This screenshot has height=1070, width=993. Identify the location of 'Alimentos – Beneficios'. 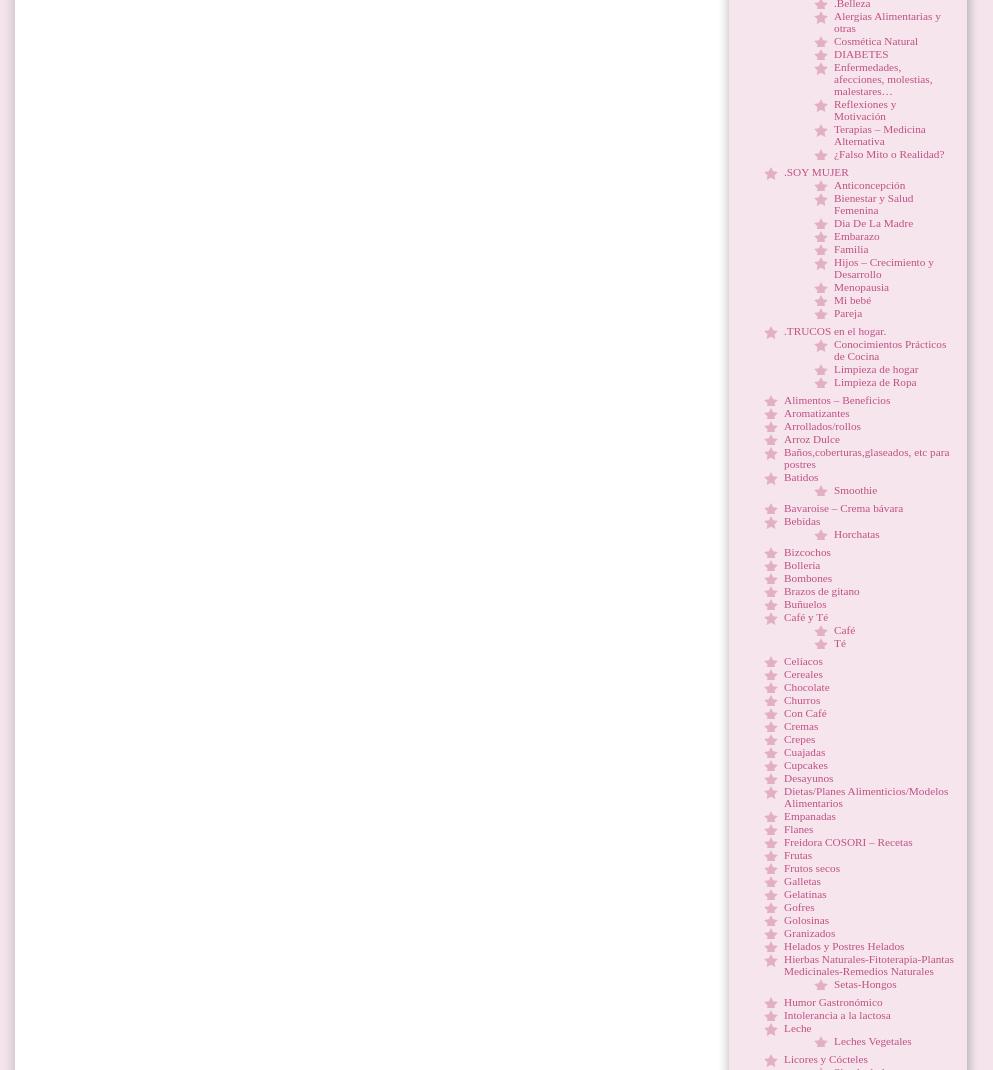
(836, 398).